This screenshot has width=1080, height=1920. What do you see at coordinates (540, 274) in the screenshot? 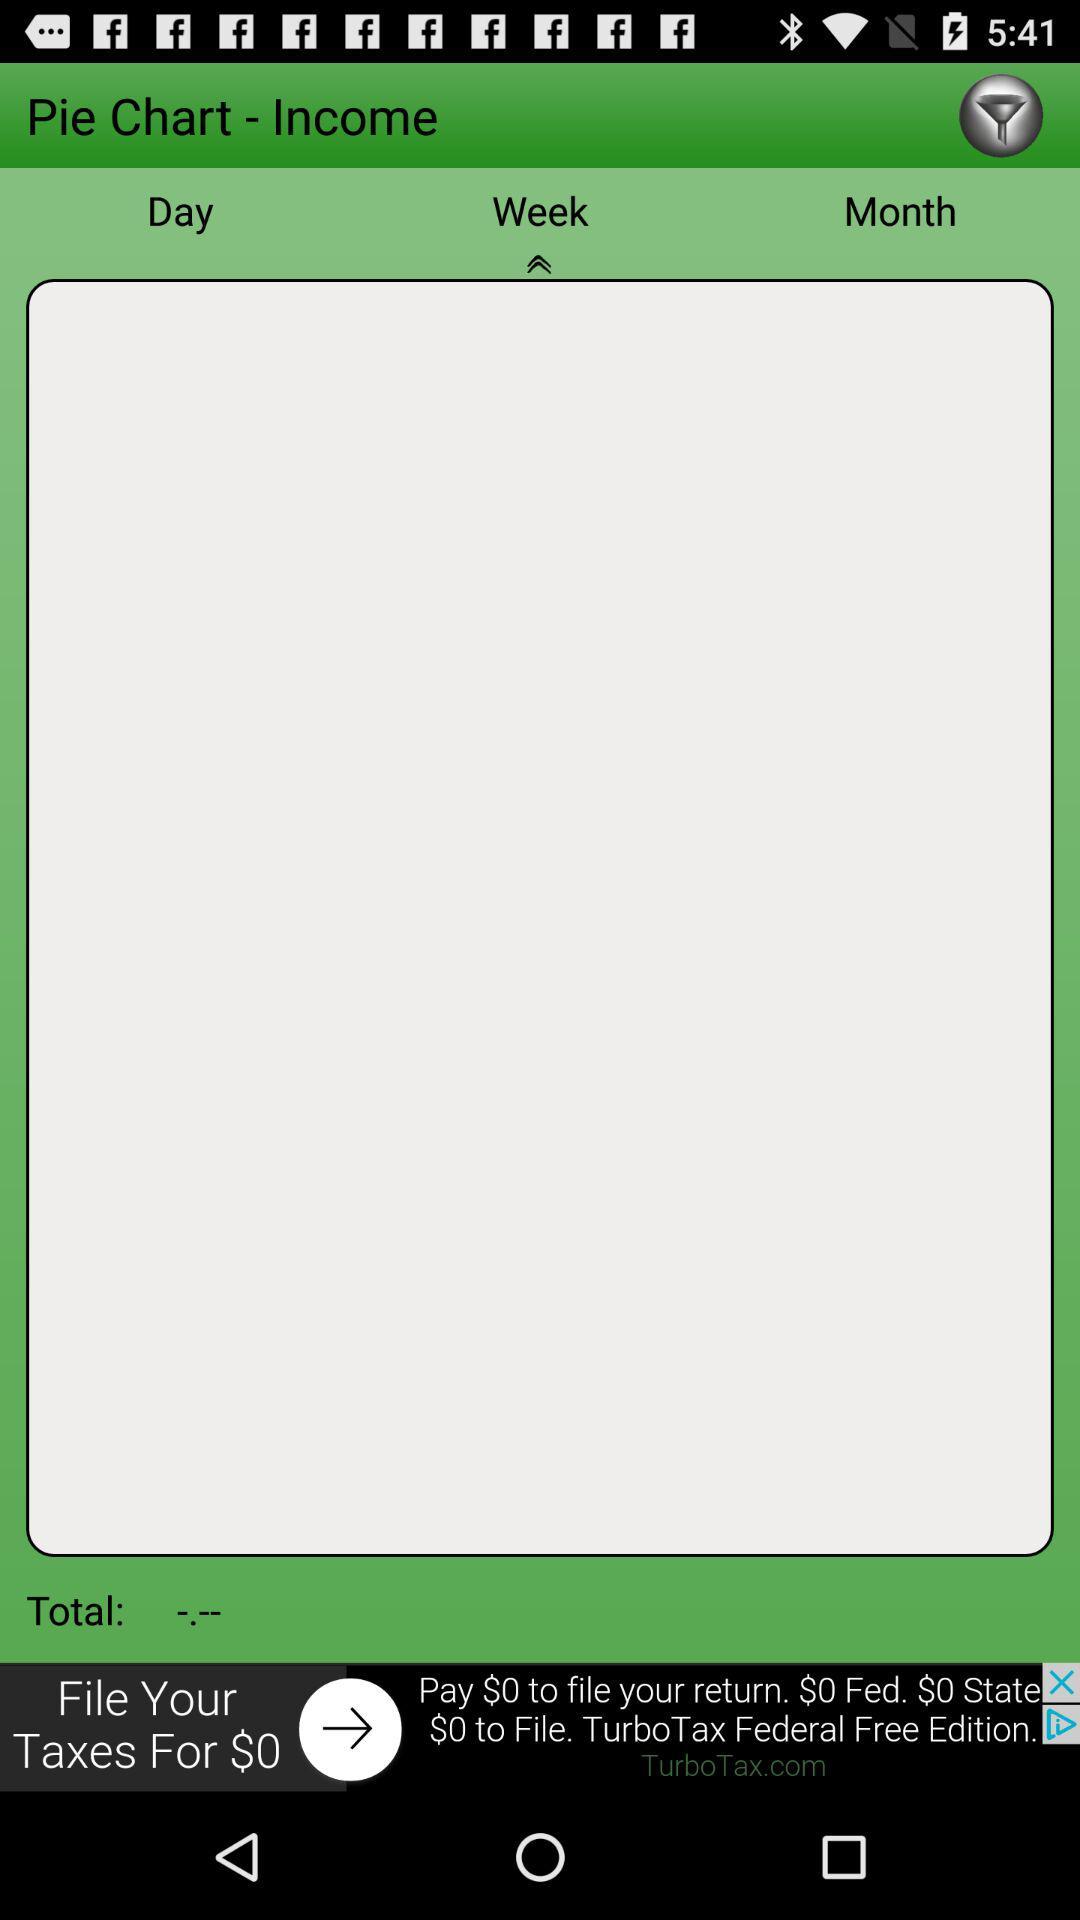
I see `open calendar` at bounding box center [540, 274].